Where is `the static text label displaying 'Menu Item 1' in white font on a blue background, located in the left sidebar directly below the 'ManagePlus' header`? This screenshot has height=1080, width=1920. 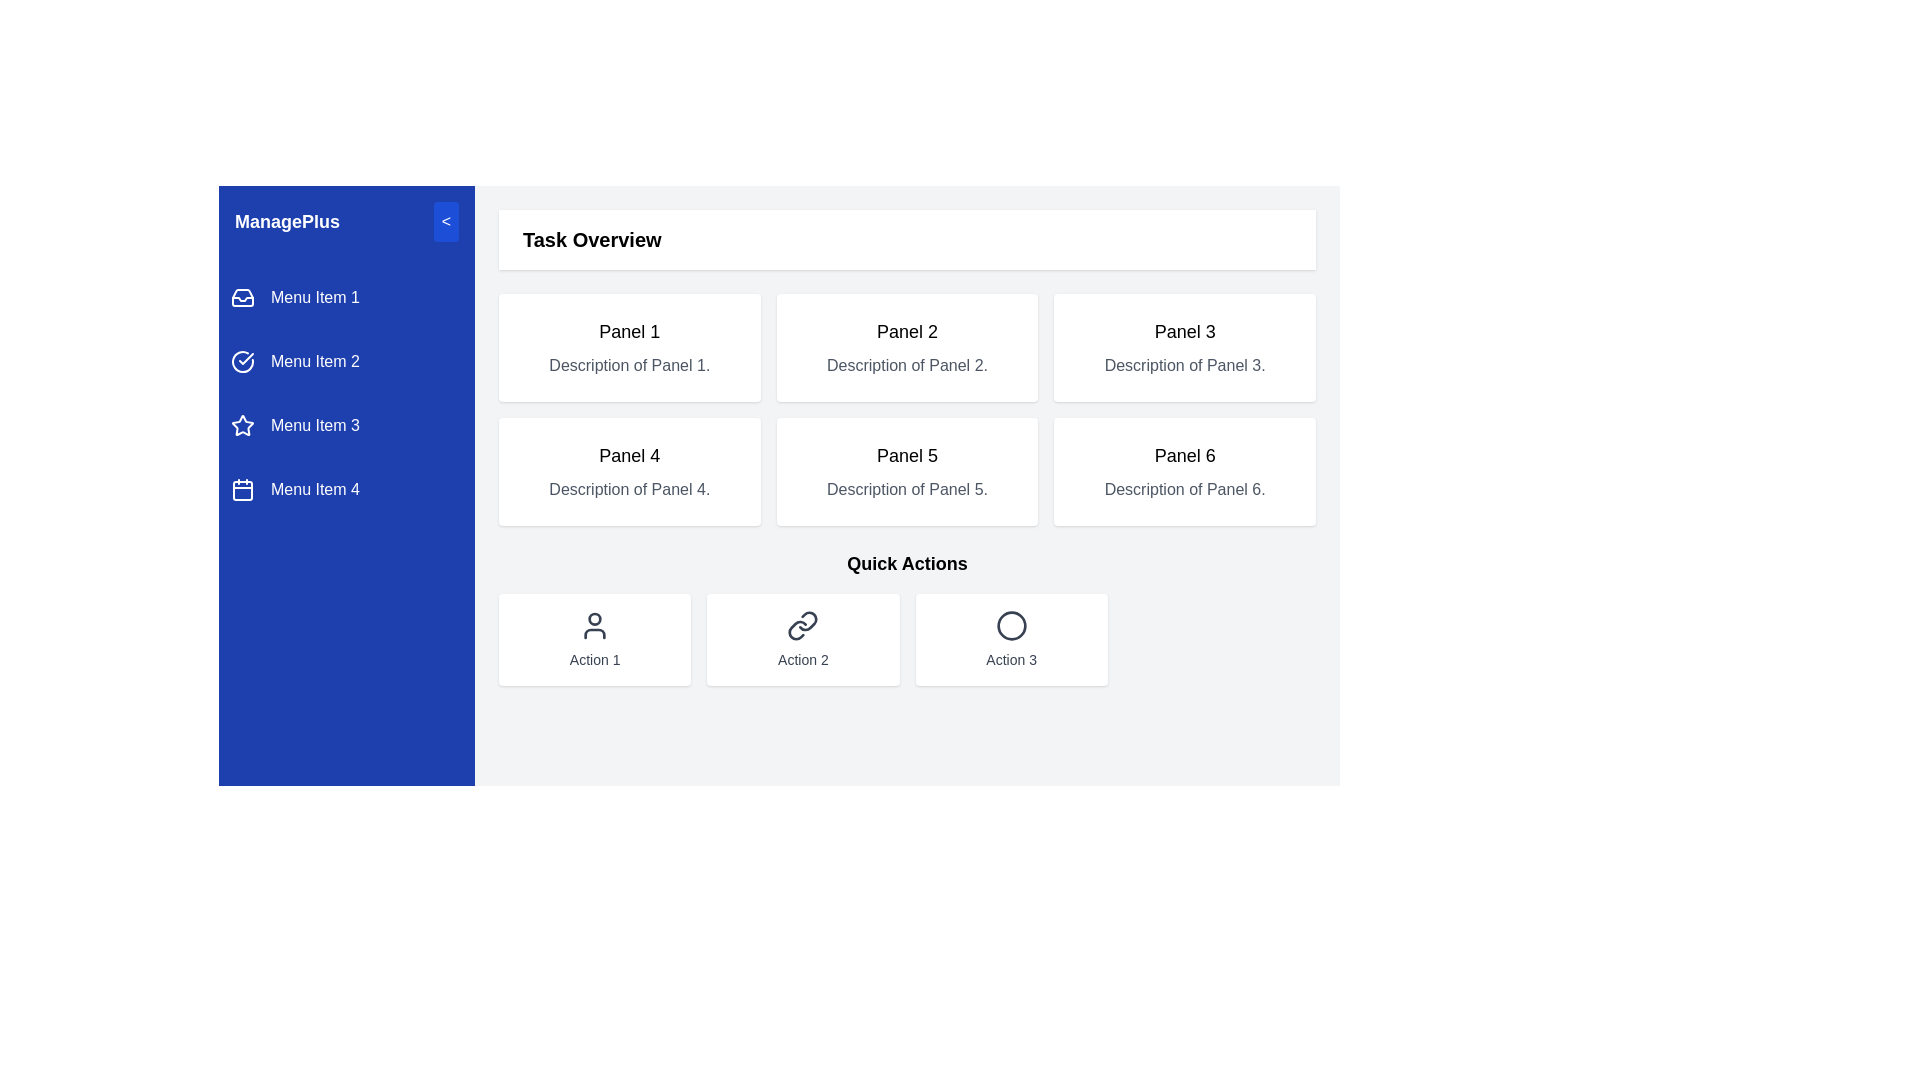 the static text label displaying 'Menu Item 1' in white font on a blue background, located in the left sidebar directly below the 'ManagePlus' header is located at coordinates (314, 297).